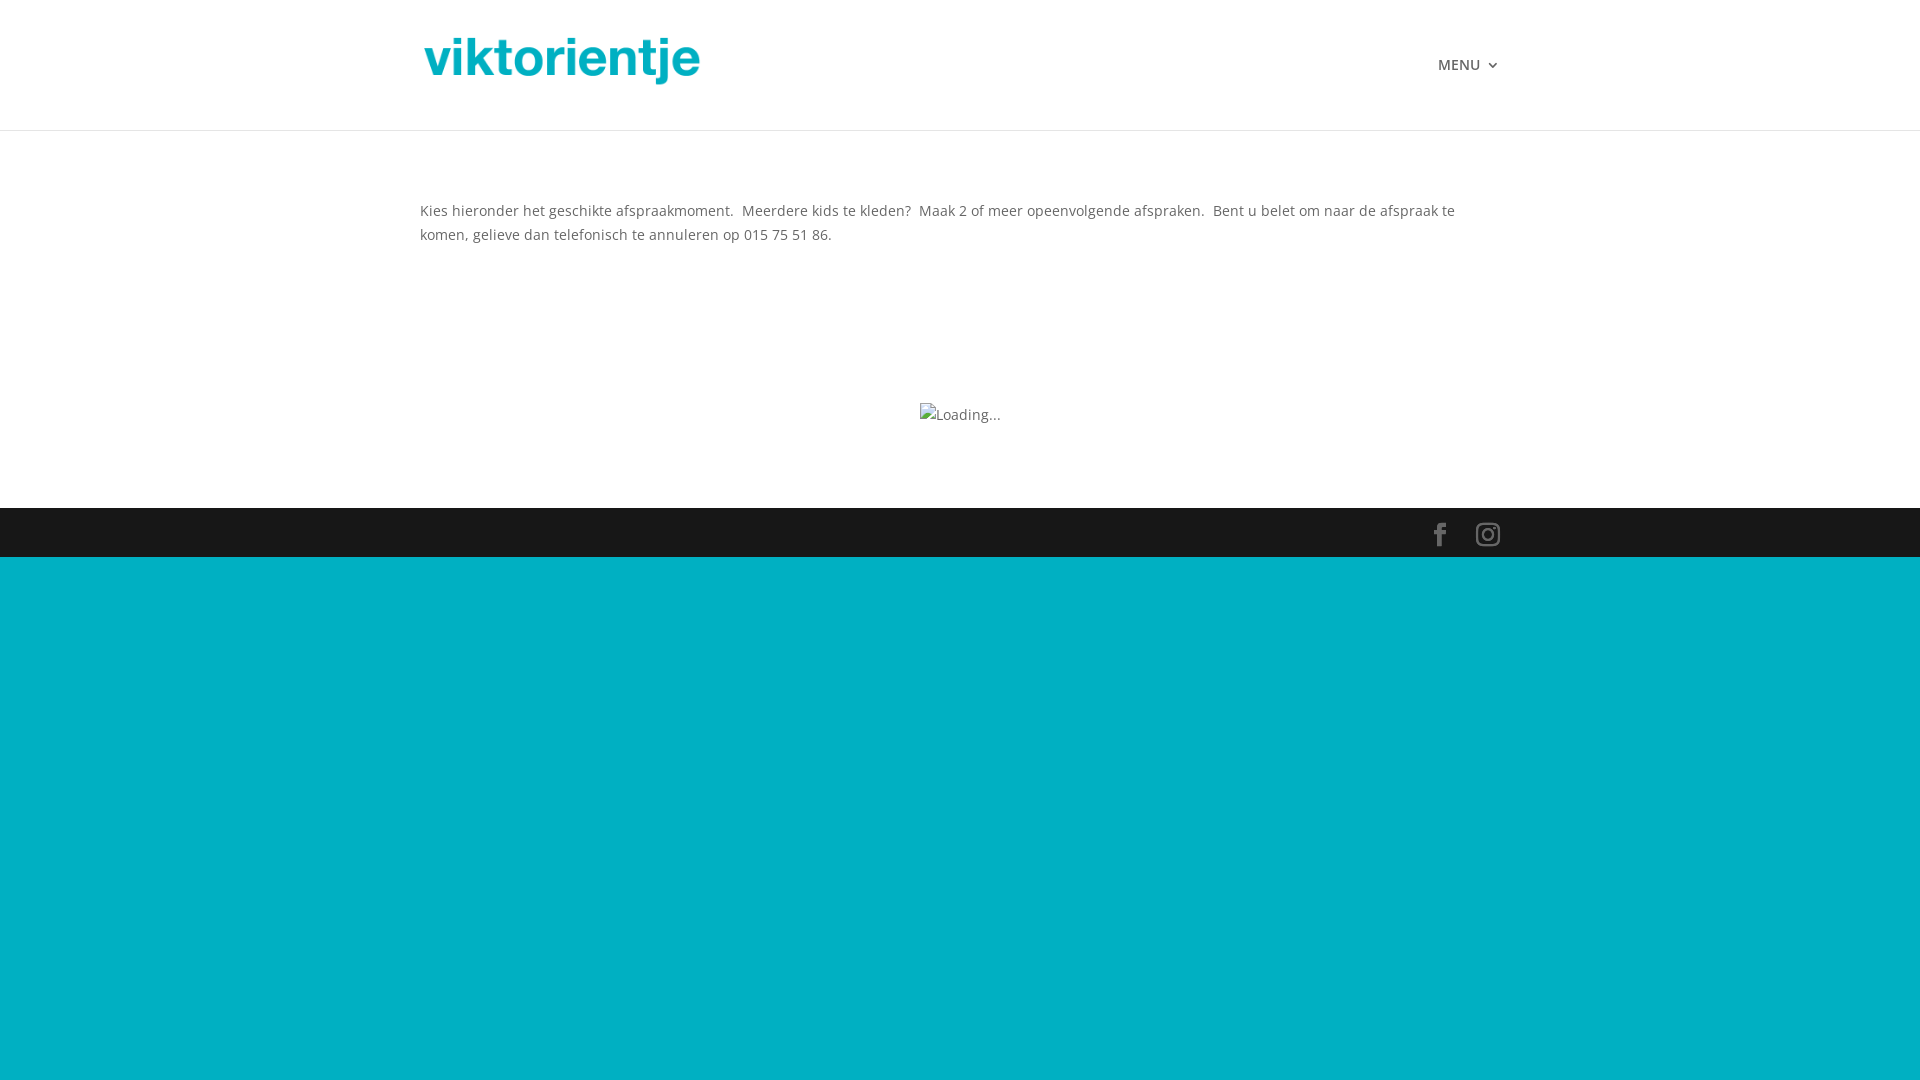 This screenshot has height=1080, width=1920. Describe the element at coordinates (1468, 93) in the screenshot. I see `'MENU'` at that location.